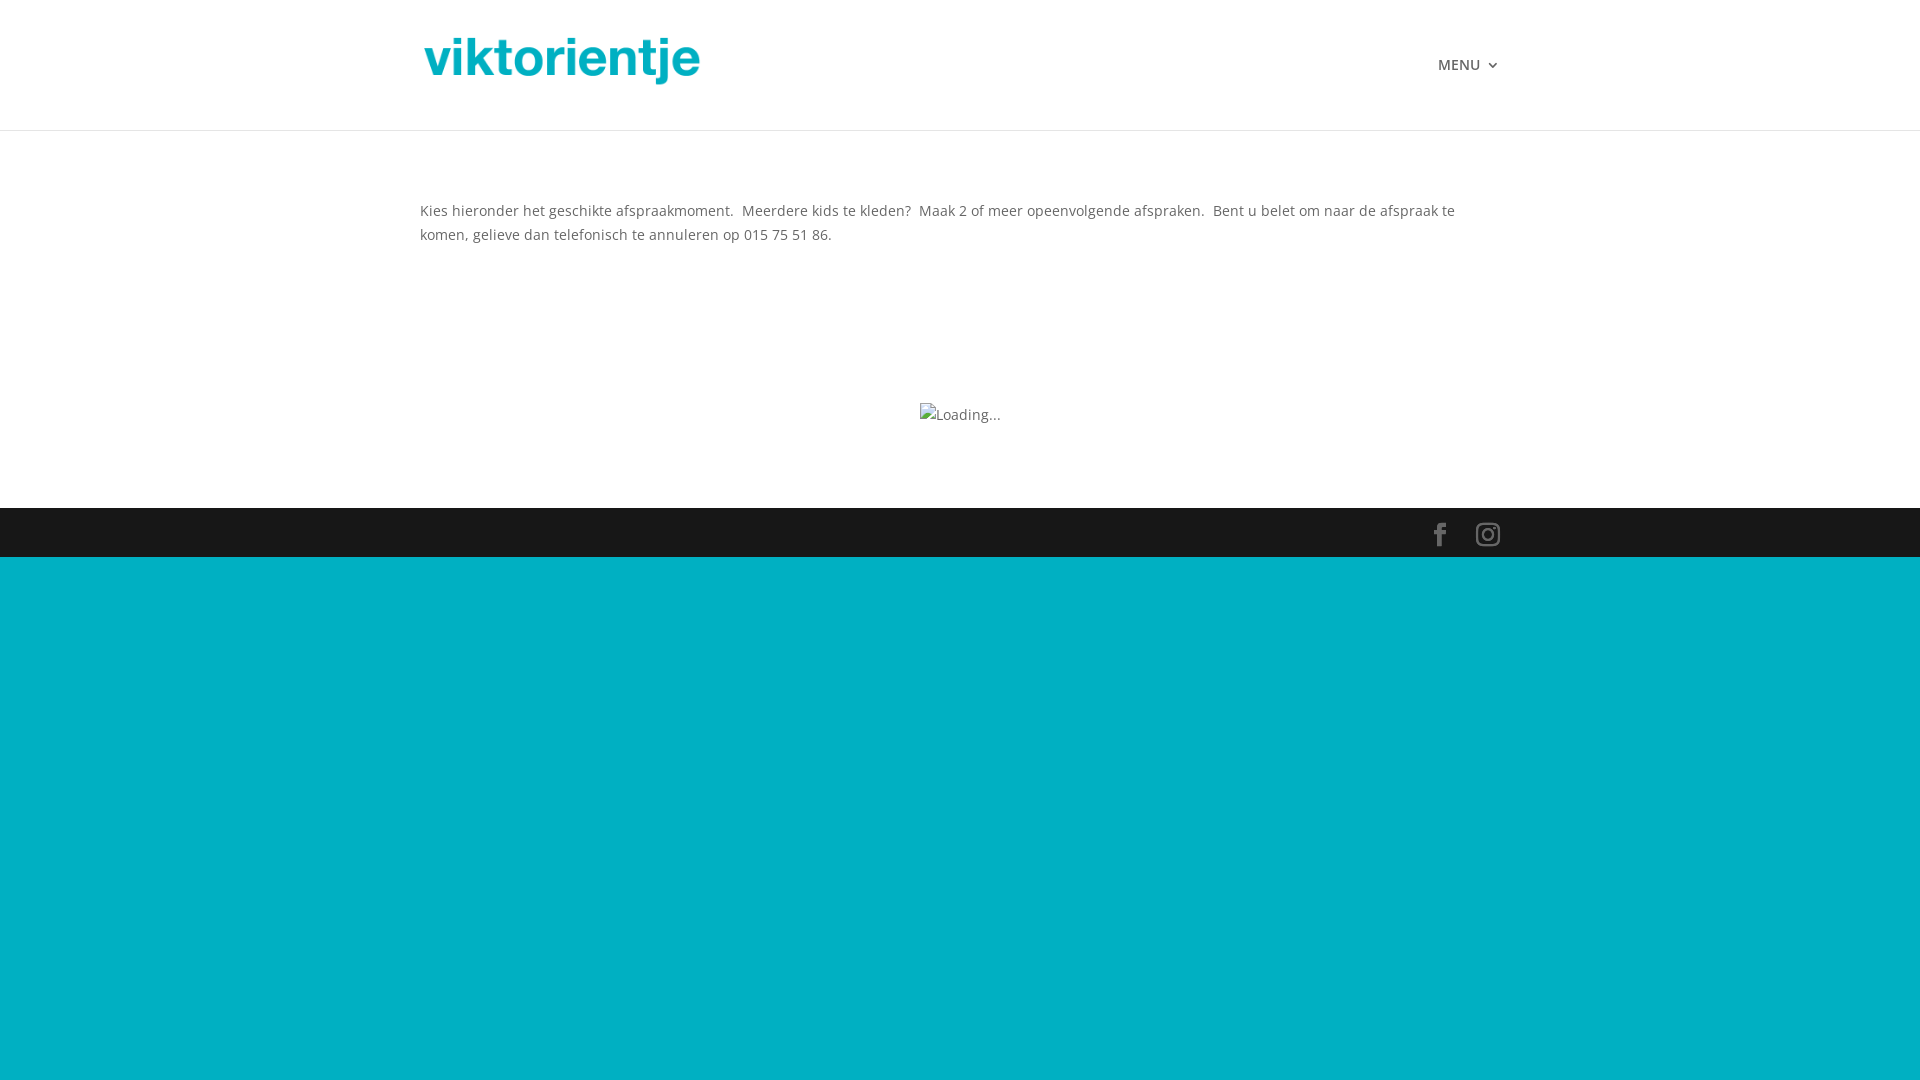 This screenshot has height=1080, width=1920. Describe the element at coordinates (1468, 93) in the screenshot. I see `'MENU'` at that location.